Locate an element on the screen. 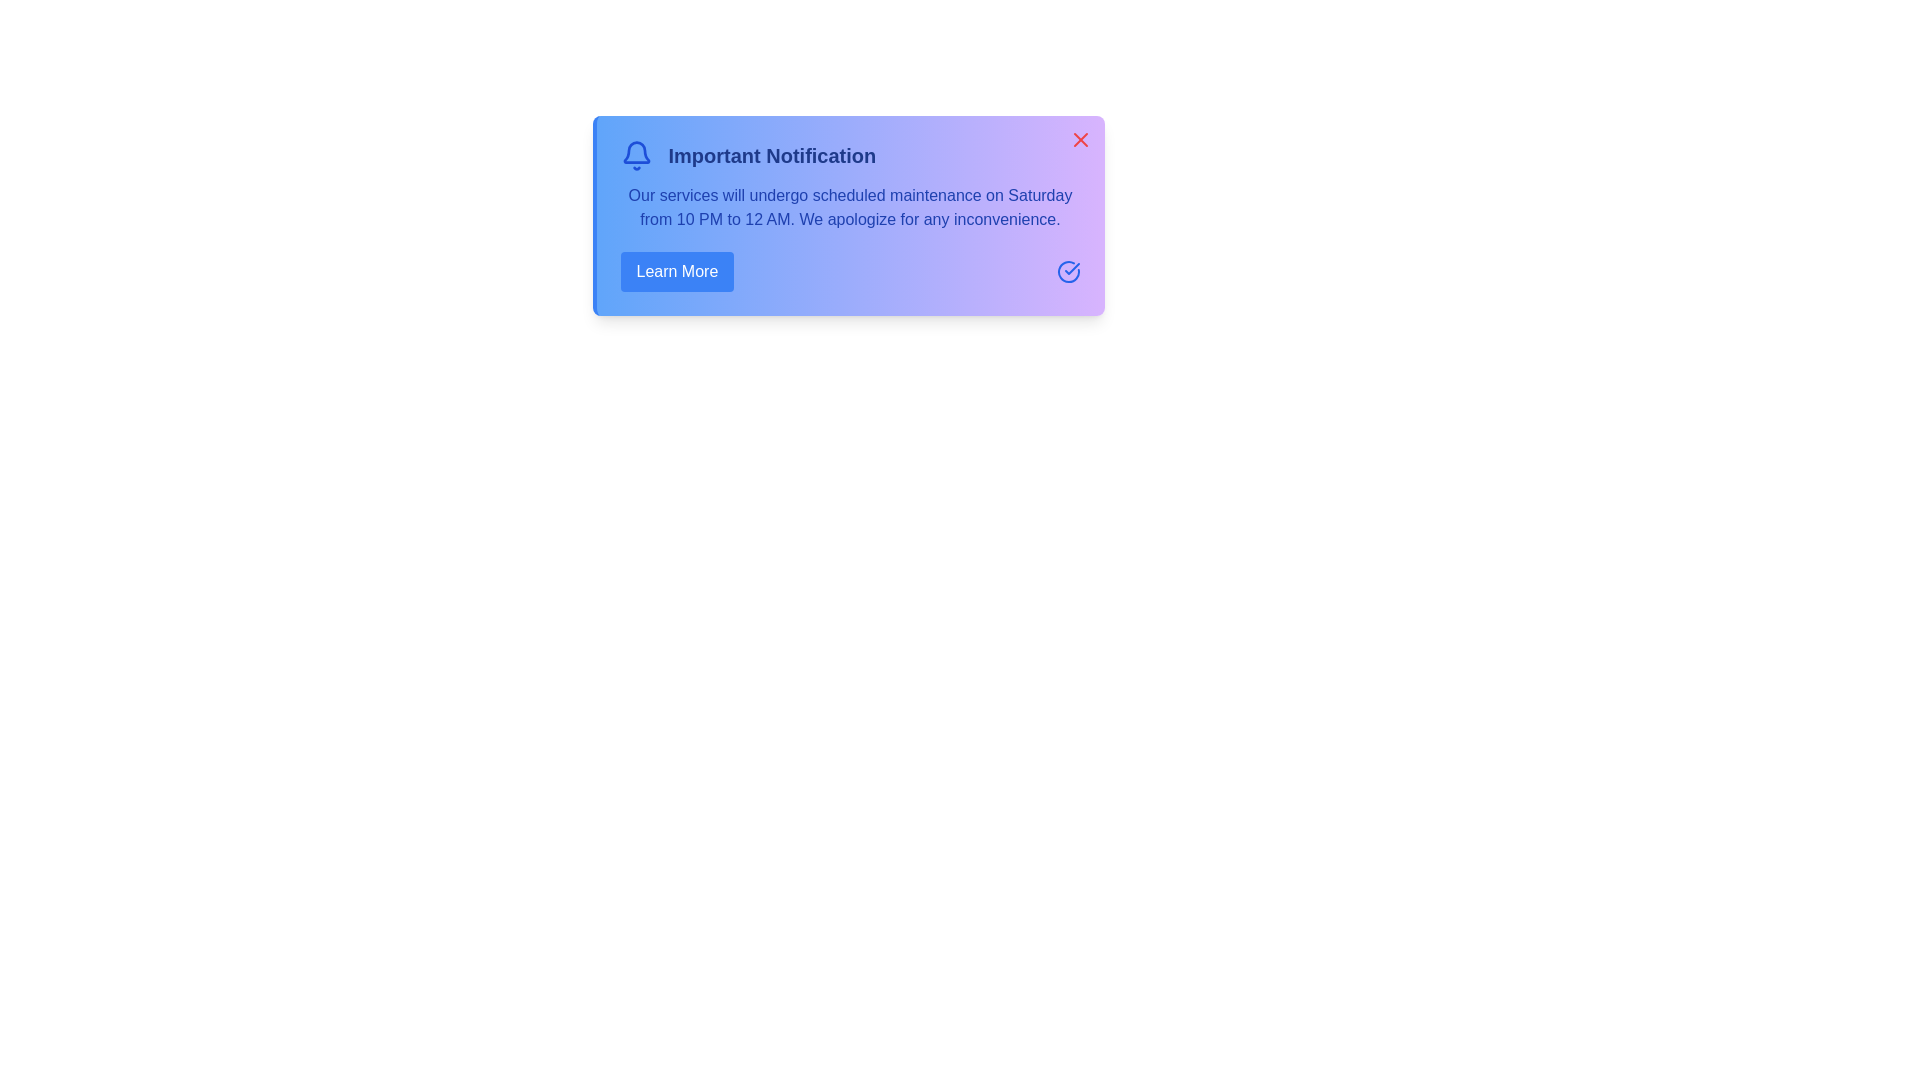 This screenshot has width=1920, height=1080. 'Learn More' button to navigate for additional information is located at coordinates (676, 272).